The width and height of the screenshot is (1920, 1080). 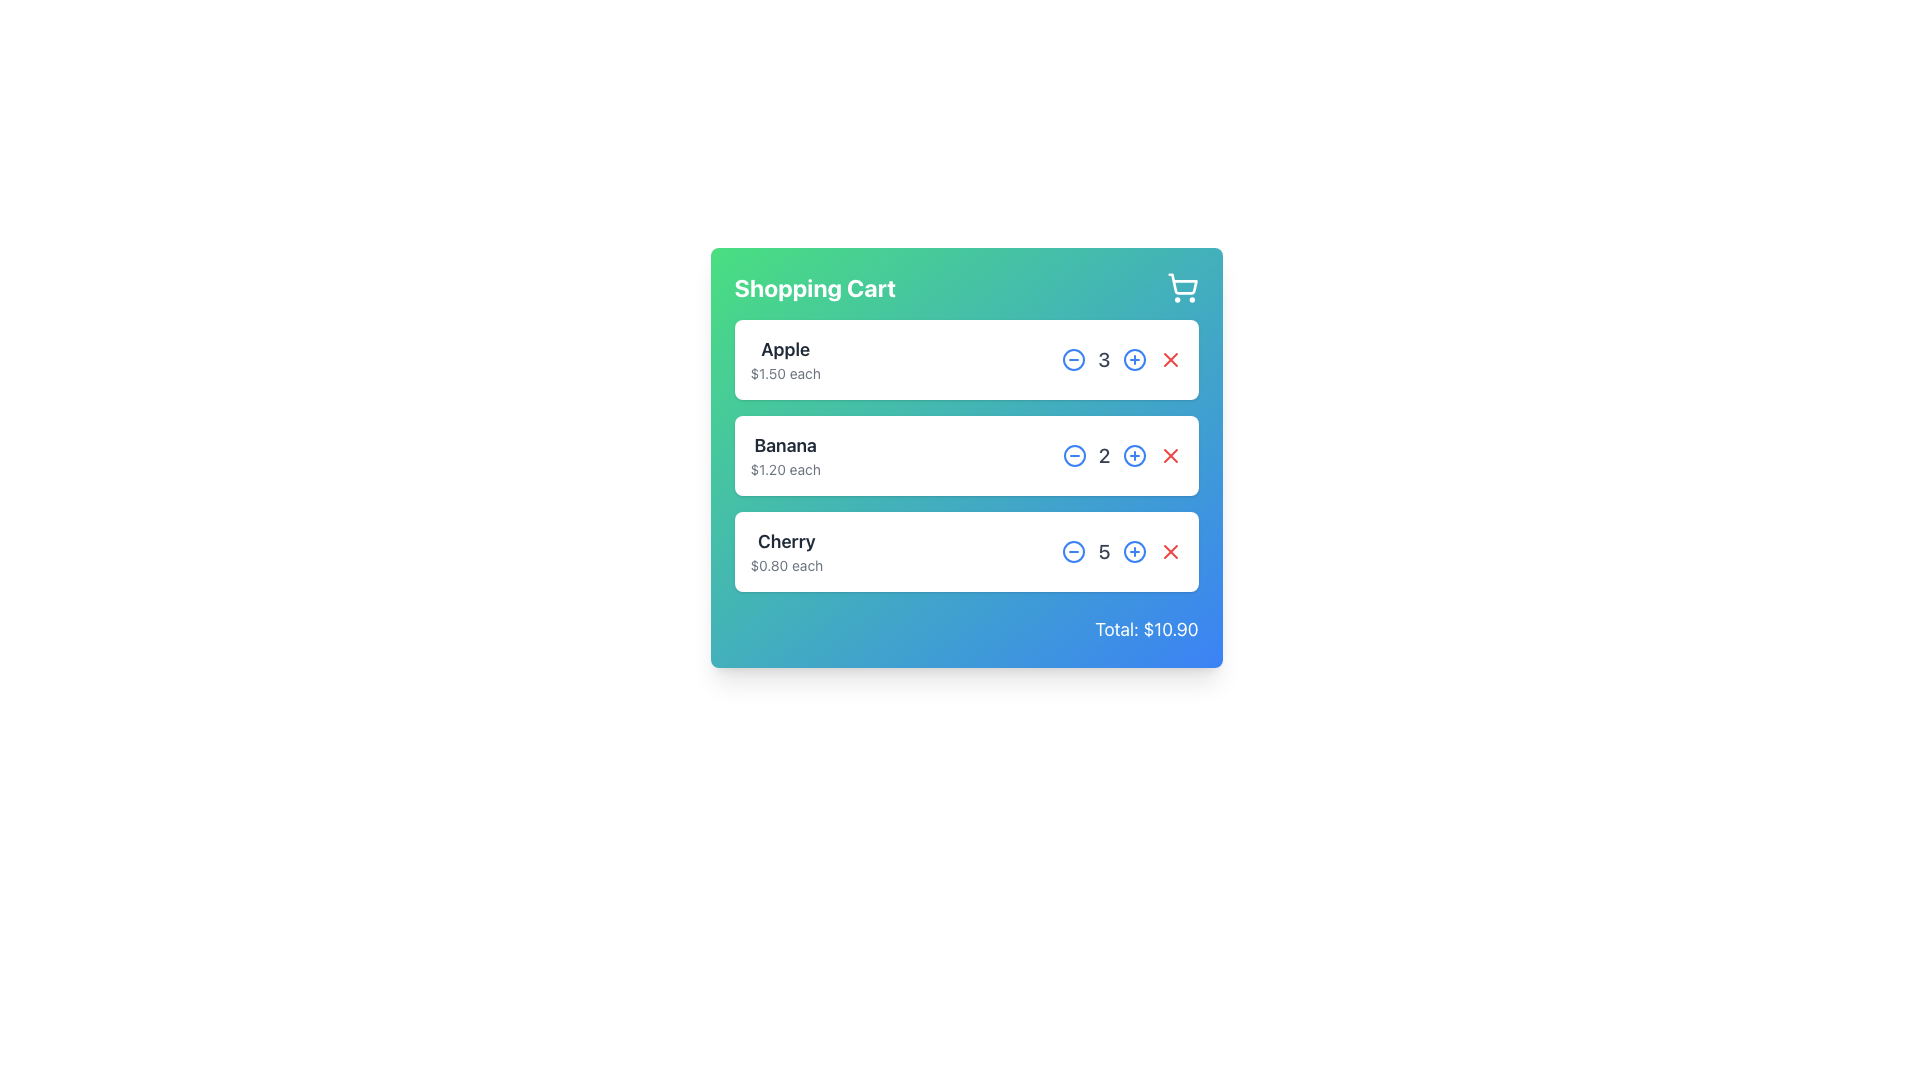 What do you see at coordinates (784, 470) in the screenshot?
I see `the text display showing the unit price of bananas located under the 'Banana' heading in the shopping cart interface` at bounding box center [784, 470].